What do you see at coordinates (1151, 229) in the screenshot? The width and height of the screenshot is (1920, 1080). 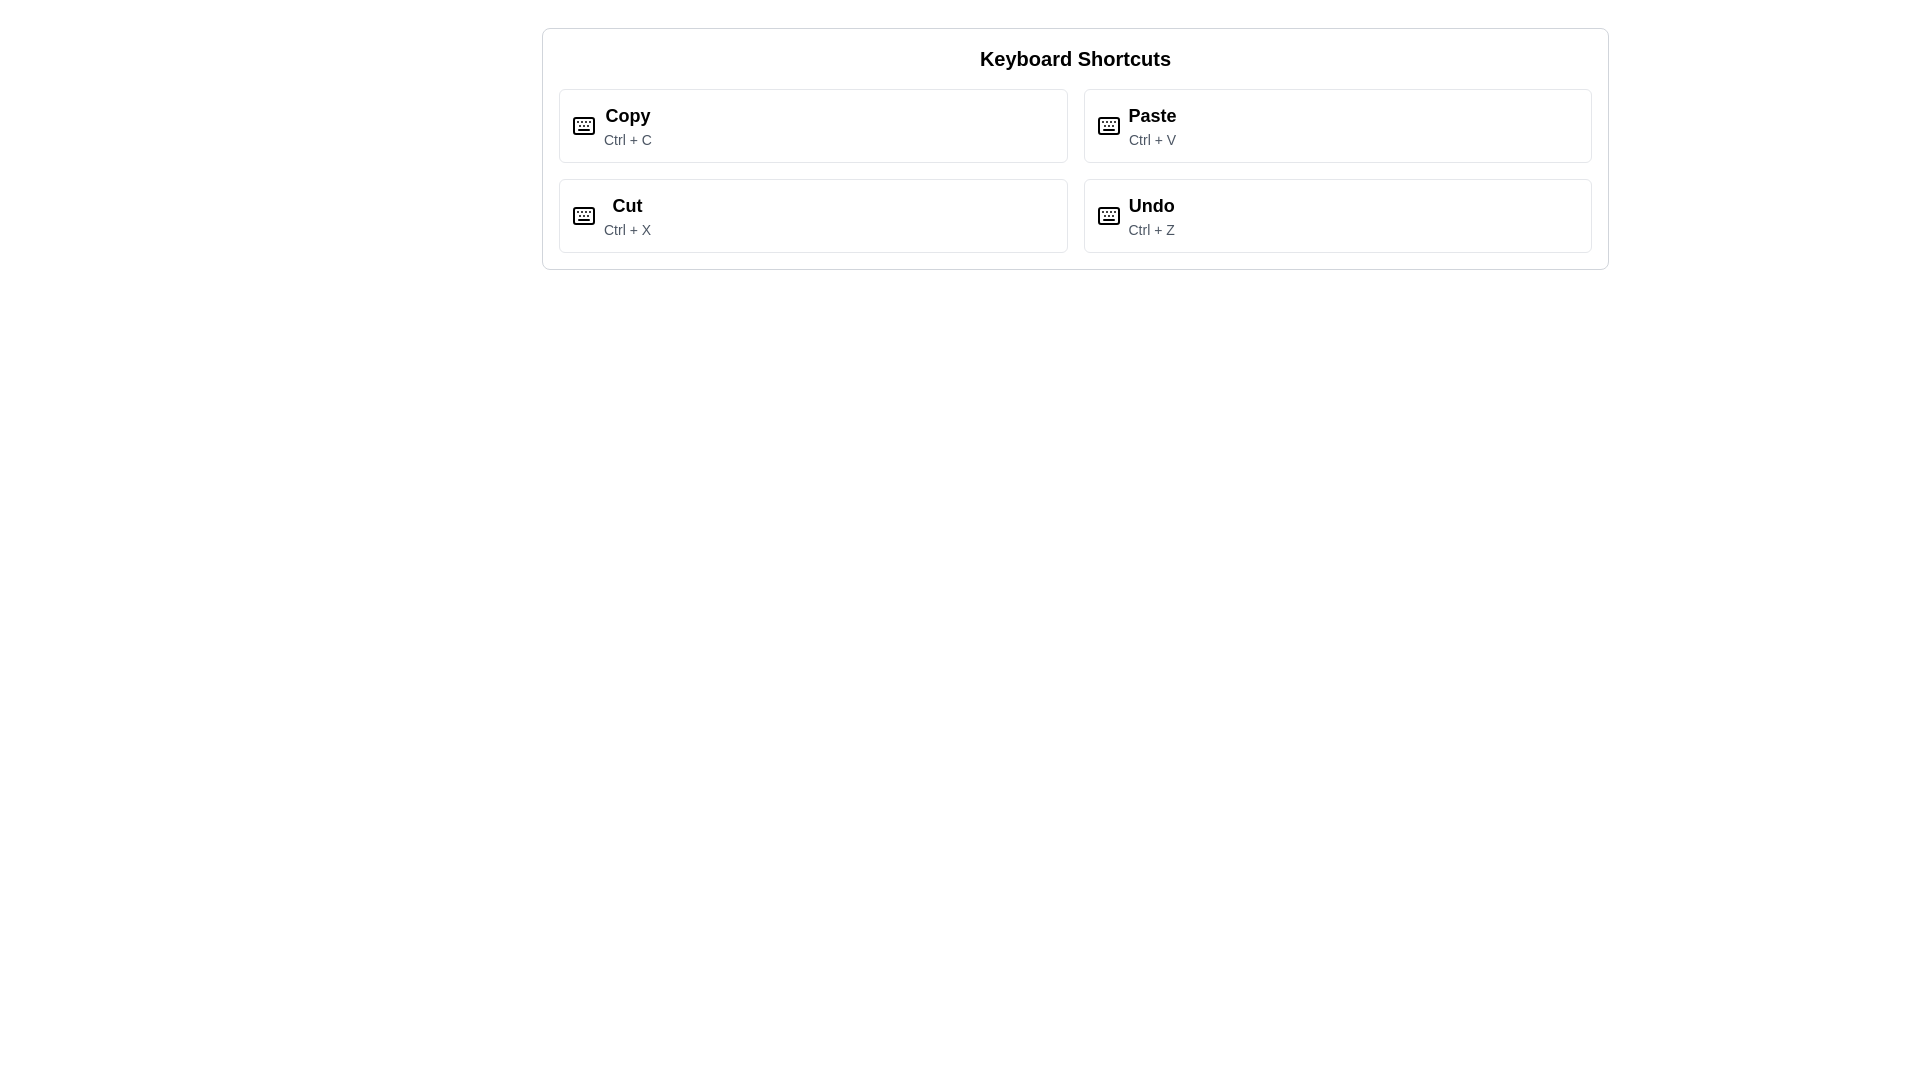 I see `the 'Ctrl + Z' text label, which is styled in a smaller font with a lighter gray color and positioned below the 'Undo' label` at bounding box center [1151, 229].